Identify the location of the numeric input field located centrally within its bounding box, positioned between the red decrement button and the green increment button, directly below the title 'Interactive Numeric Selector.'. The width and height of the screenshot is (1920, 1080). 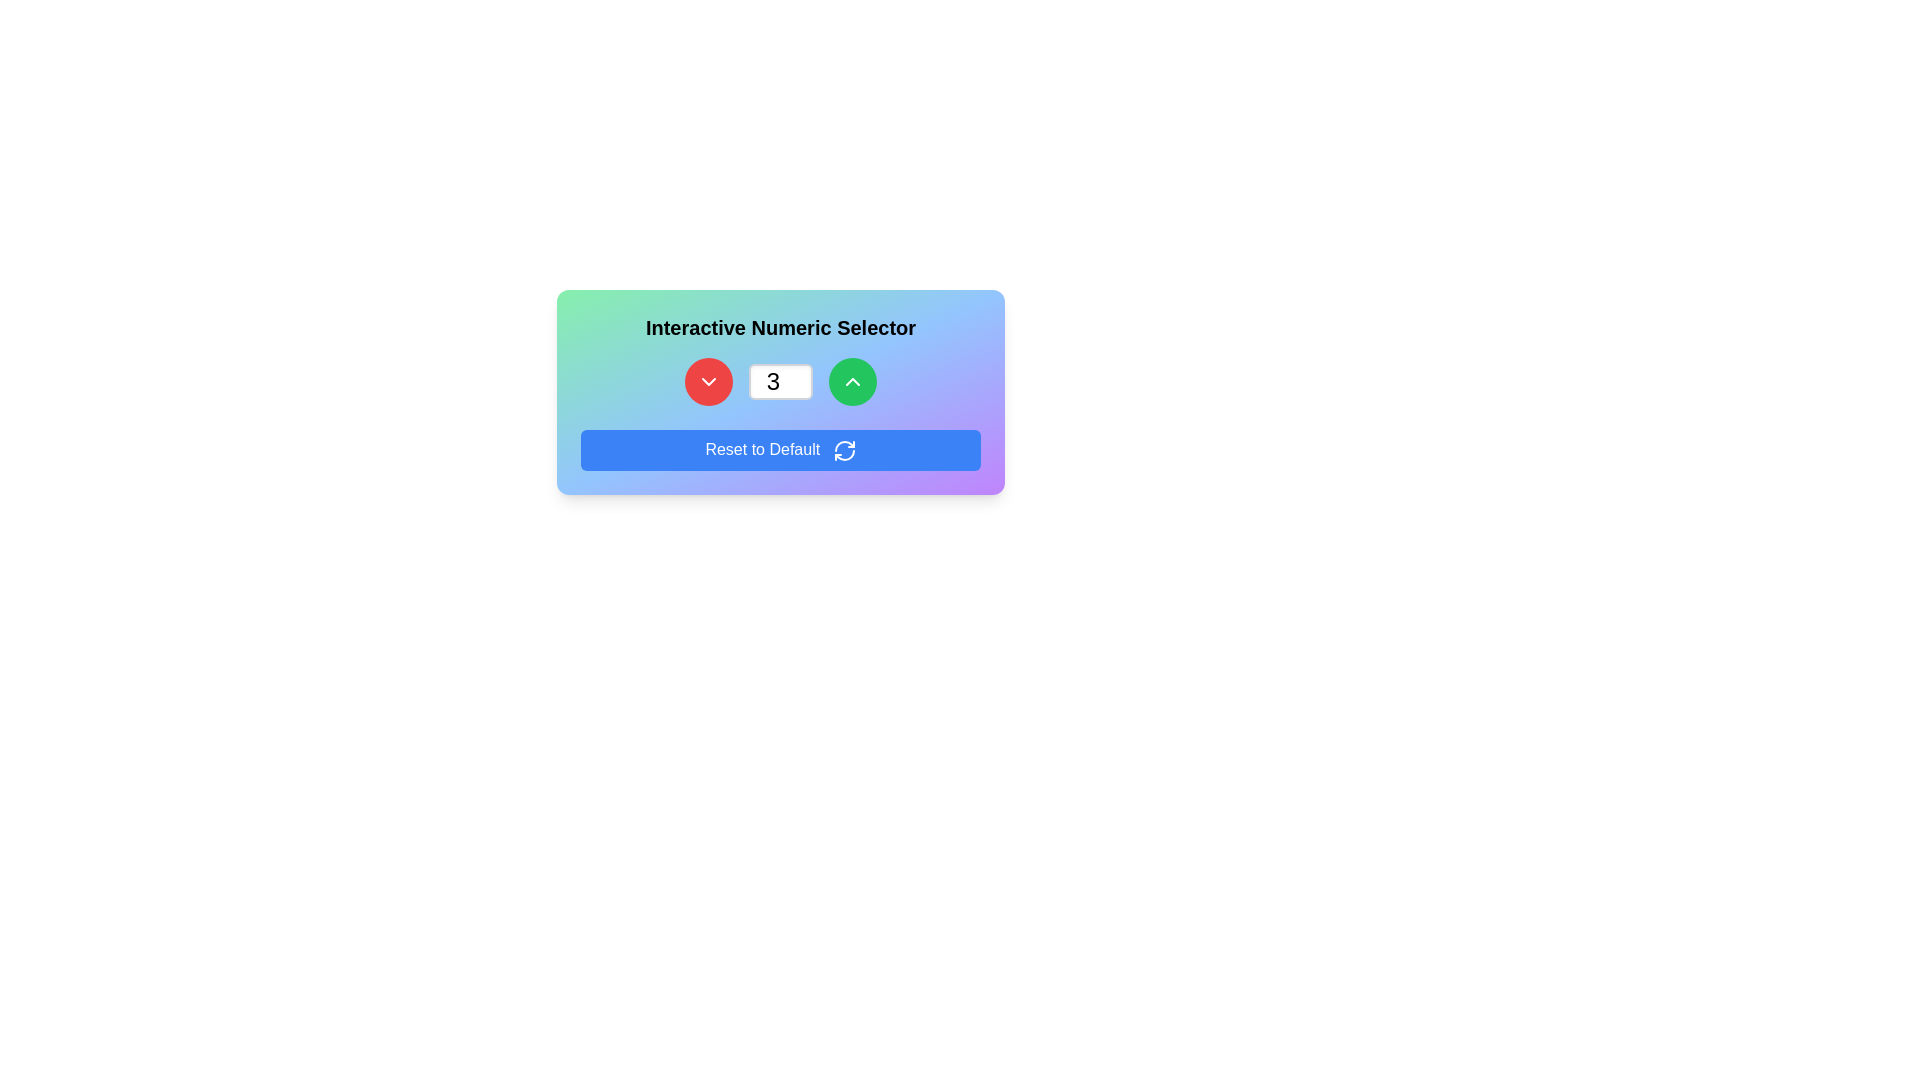
(780, 392).